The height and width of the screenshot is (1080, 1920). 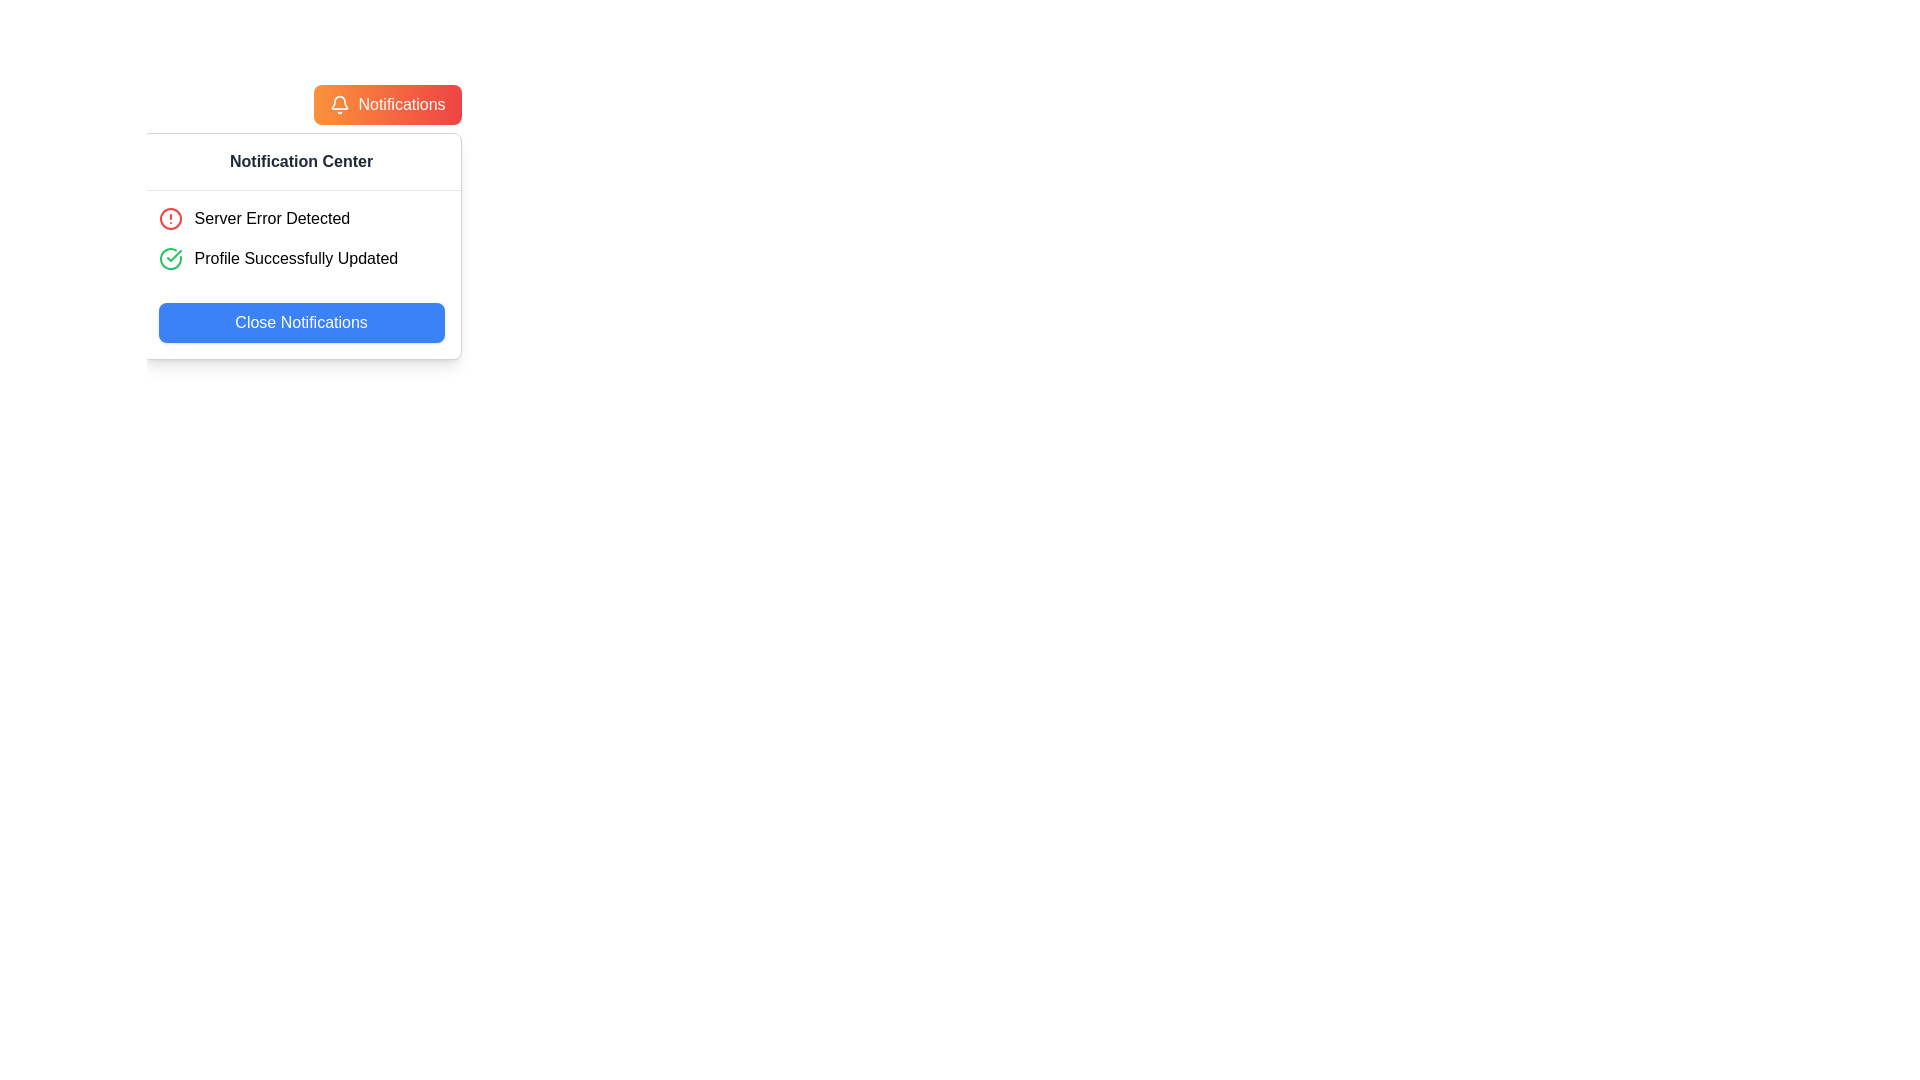 What do you see at coordinates (300, 257) in the screenshot?
I see `the text 'Profile Successfully Updated' in the second notification entry of the notification center` at bounding box center [300, 257].